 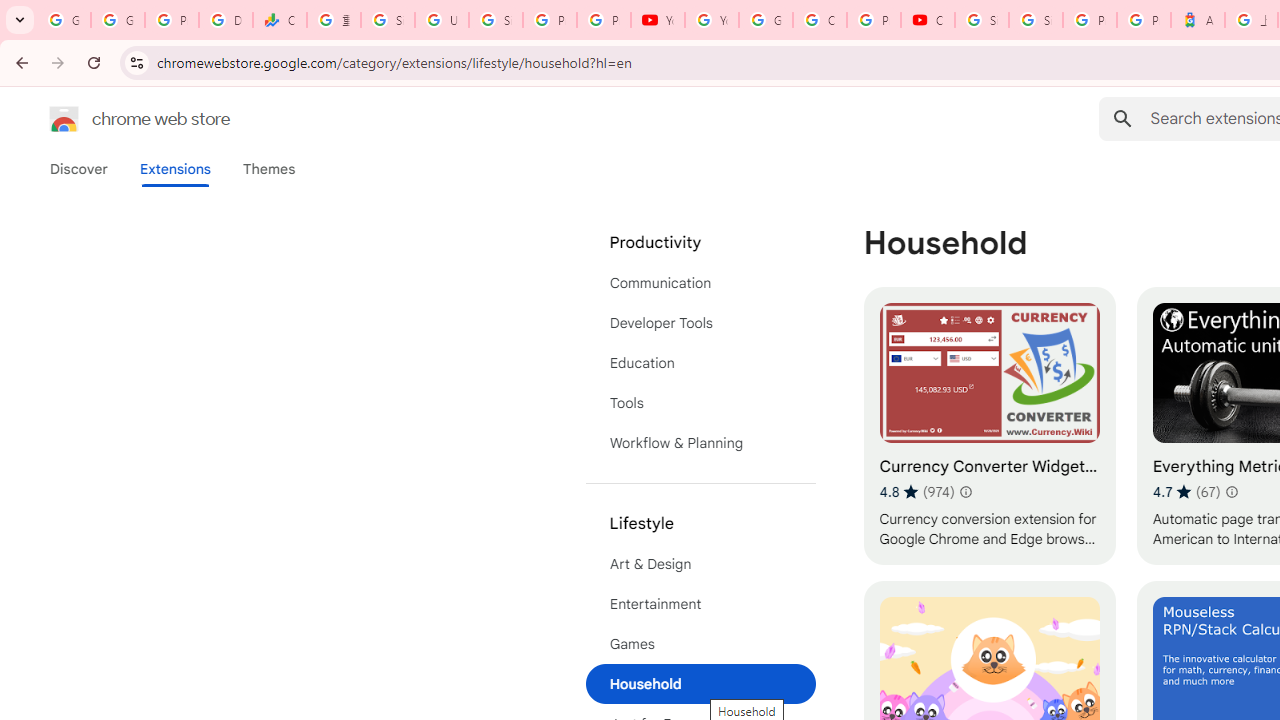 What do you see at coordinates (79, 168) in the screenshot?
I see `'Discover'` at bounding box center [79, 168].